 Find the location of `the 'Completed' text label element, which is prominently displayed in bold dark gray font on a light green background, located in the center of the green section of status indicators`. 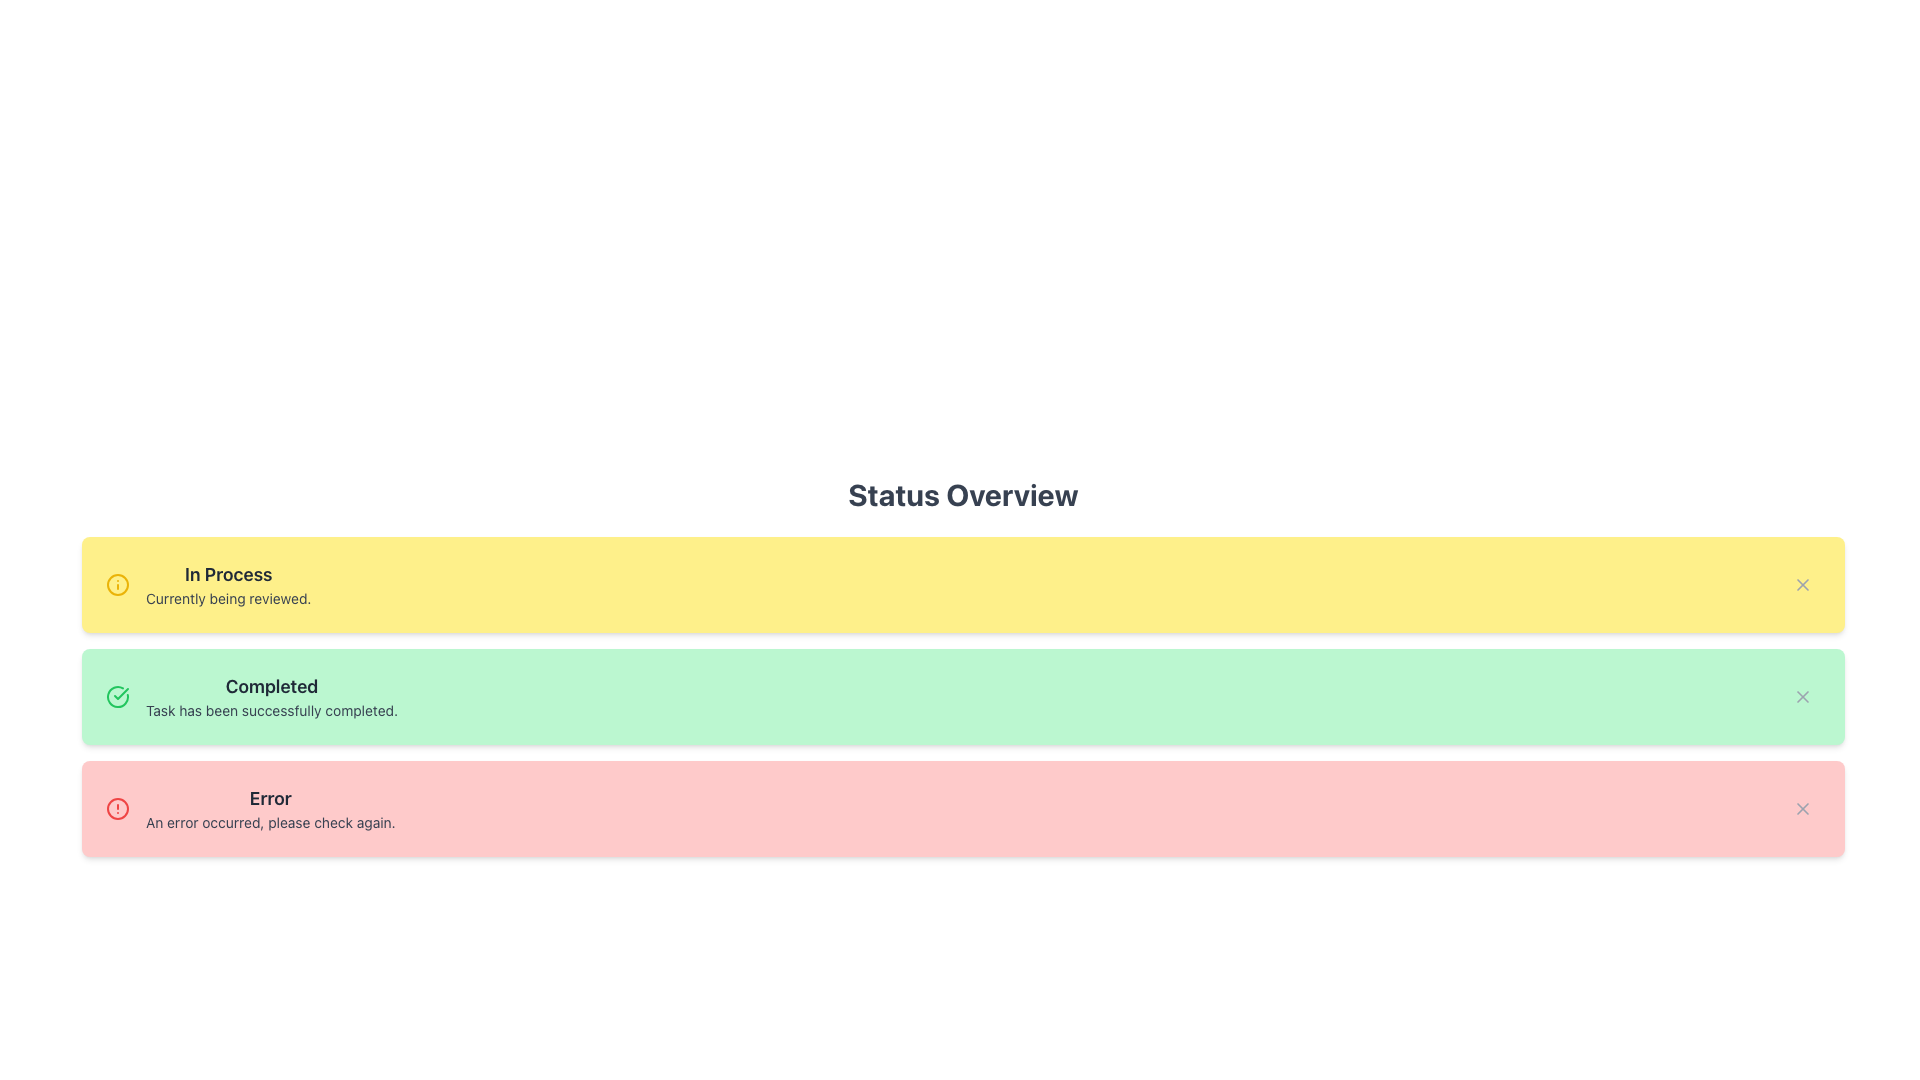

the 'Completed' text label element, which is prominently displayed in bold dark gray font on a light green background, located in the center of the green section of status indicators is located at coordinates (271, 685).